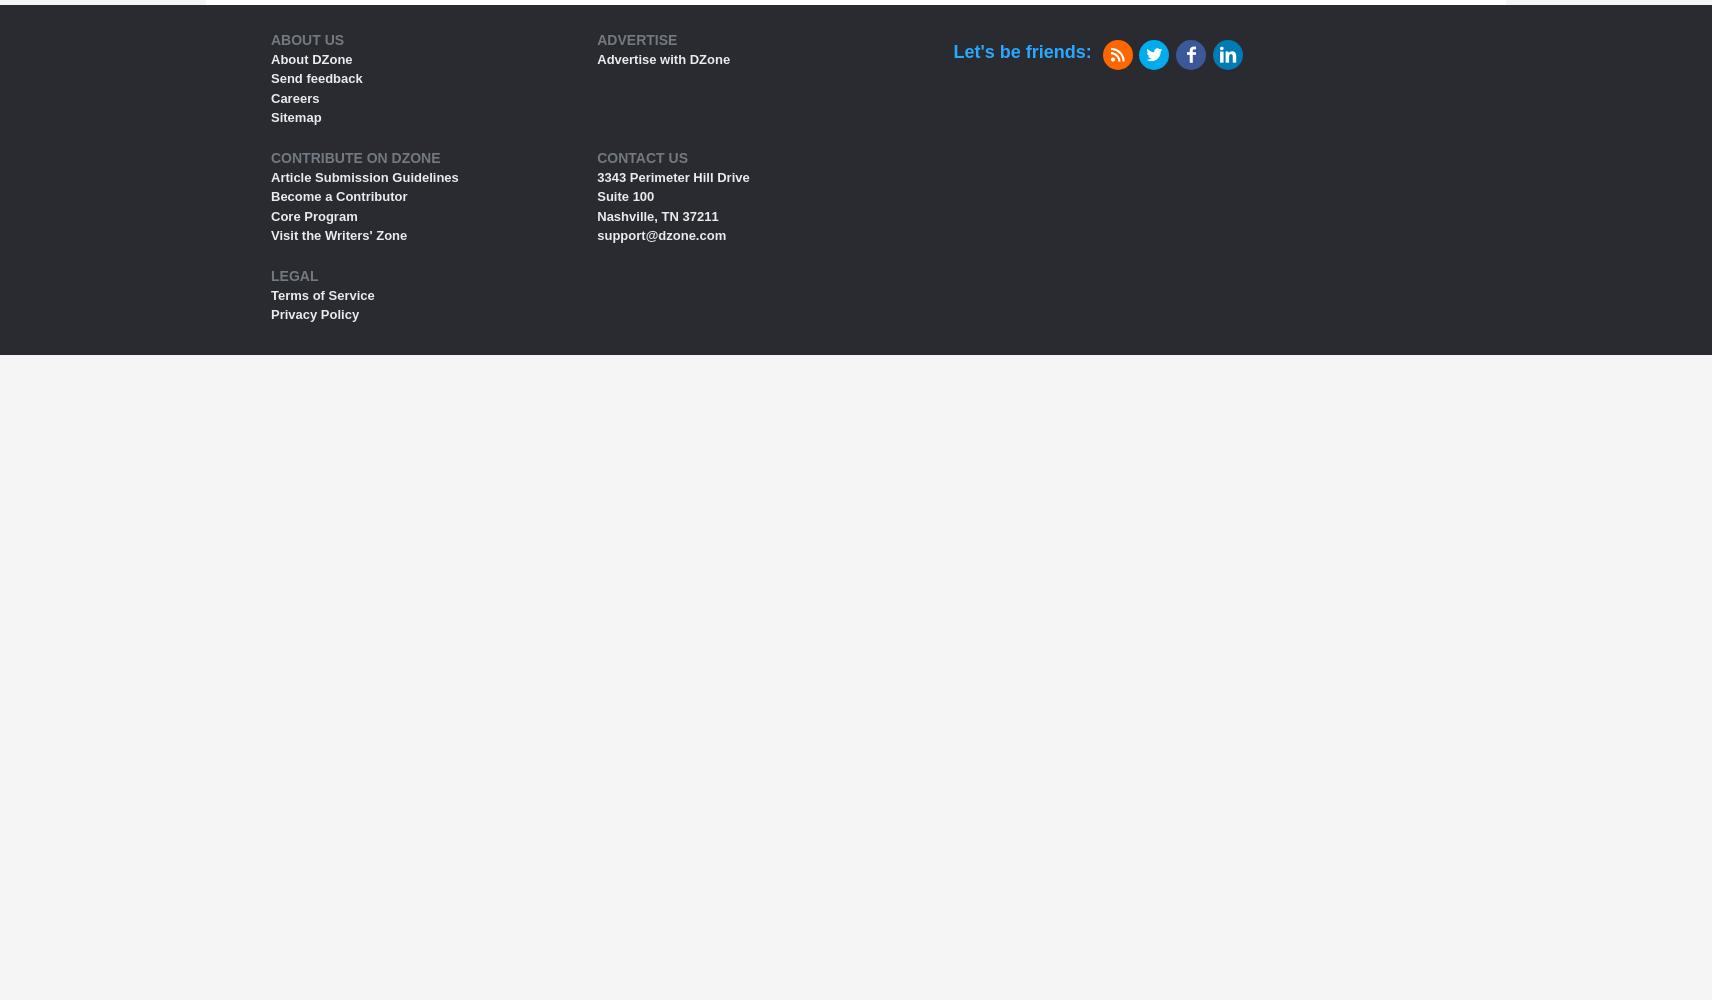 Image resolution: width=1712 pixels, height=1000 pixels. What do you see at coordinates (657, 214) in the screenshot?
I see `'Nashville, TN 37211'` at bounding box center [657, 214].